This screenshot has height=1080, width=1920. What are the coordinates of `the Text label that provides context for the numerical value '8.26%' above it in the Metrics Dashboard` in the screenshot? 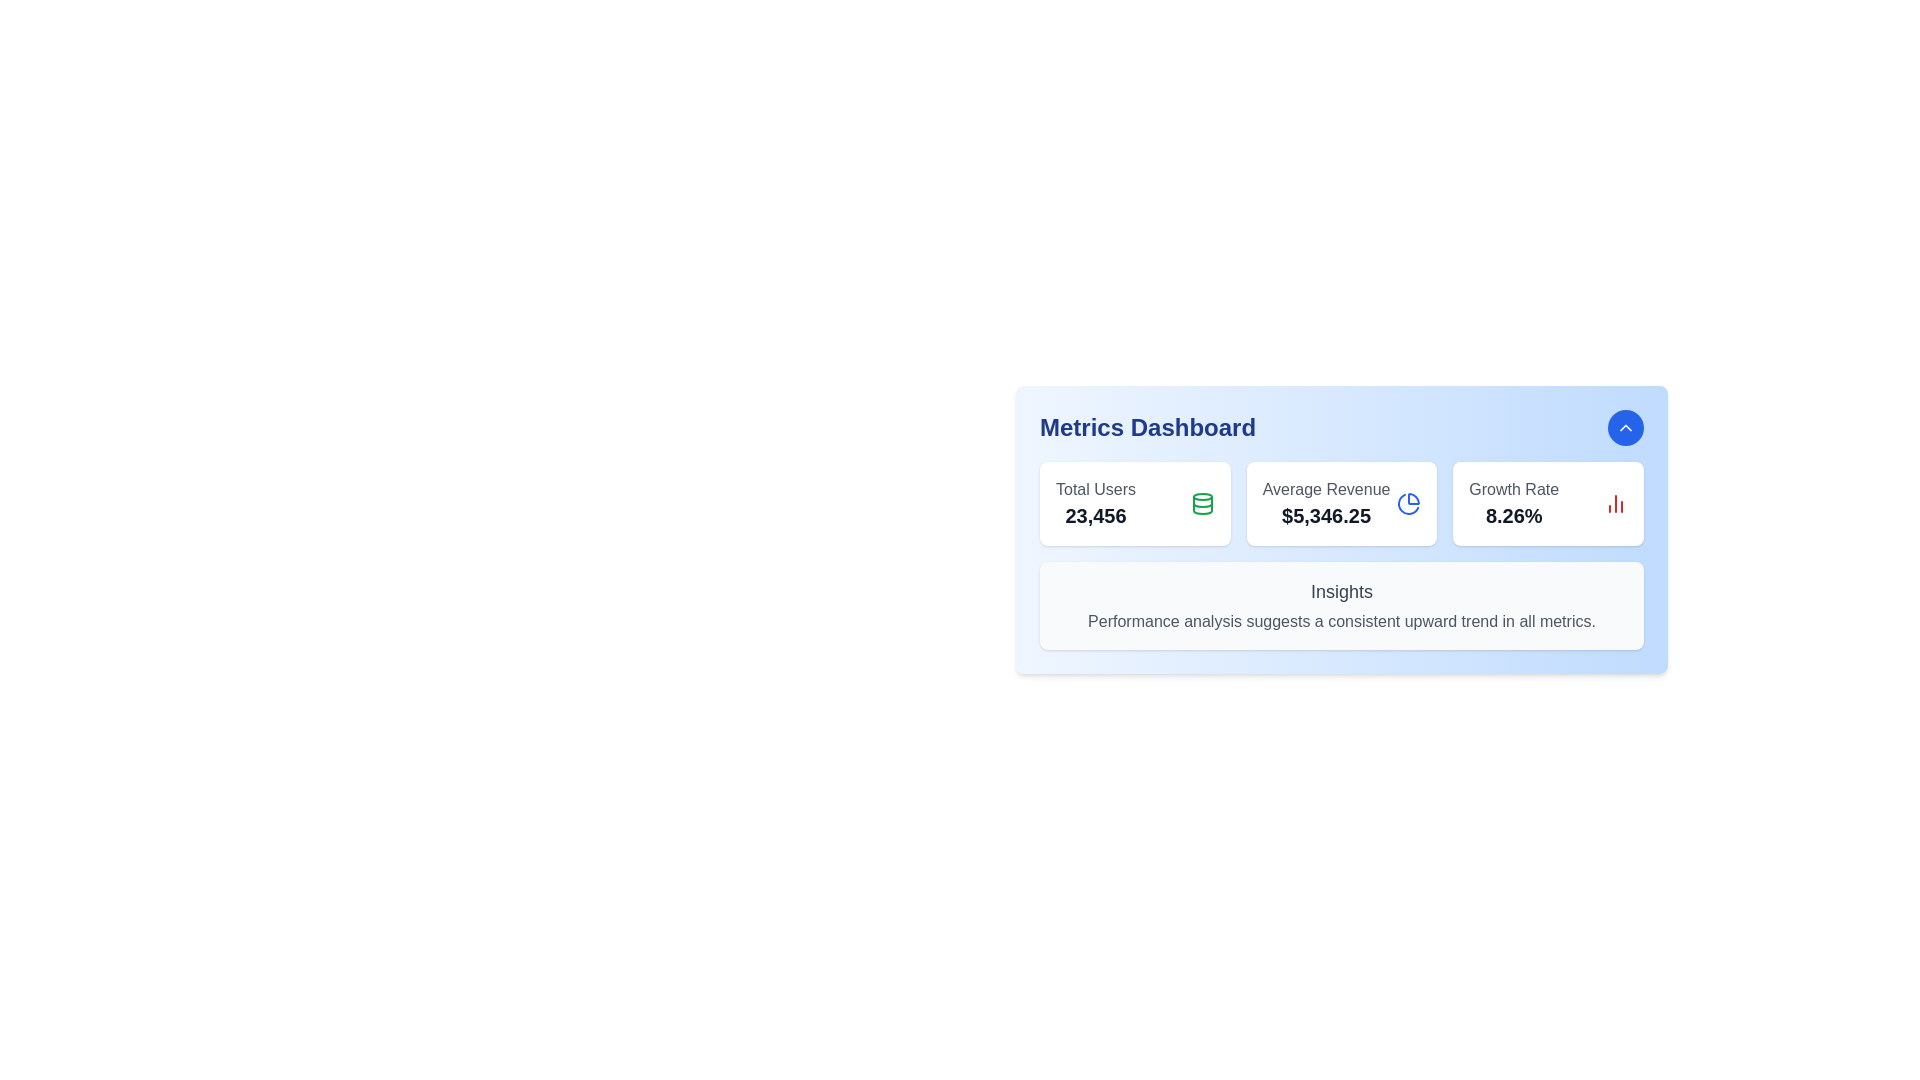 It's located at (1514, 489).